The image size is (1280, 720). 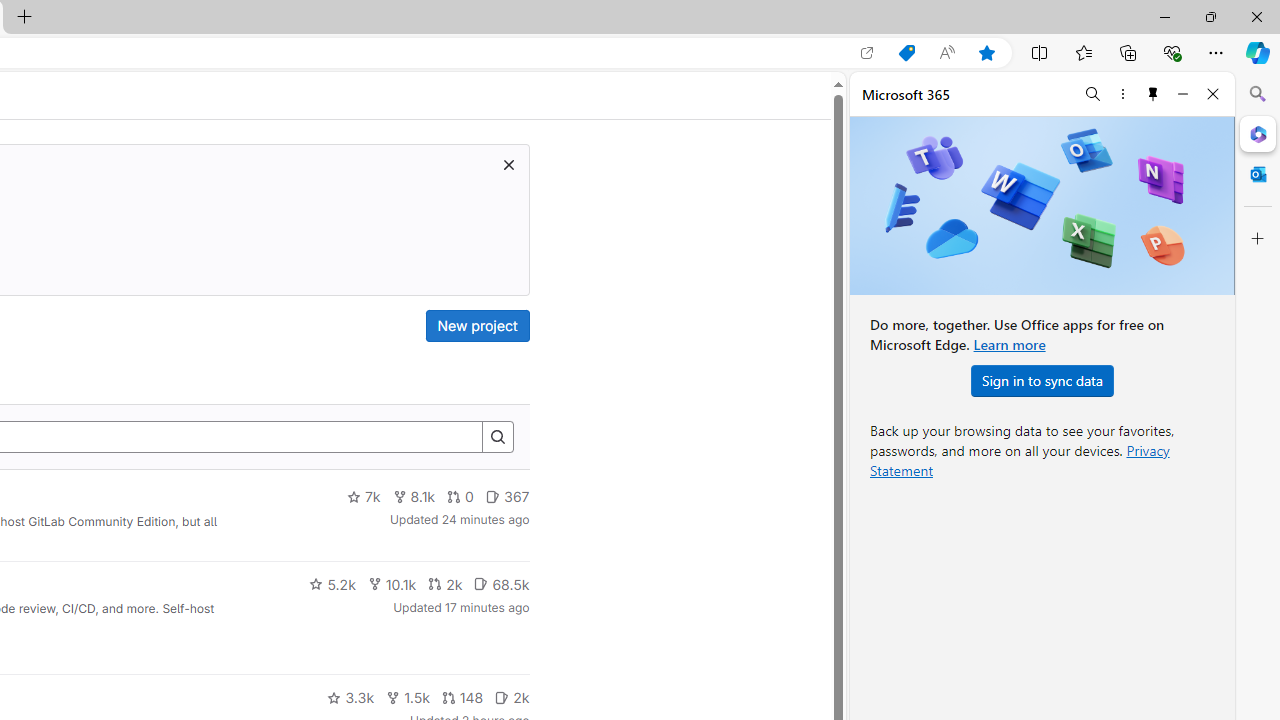 What do you see at coordinates (332, 583) in the screenshot?
I see `'5.2k'` at bounding box center [332, 583].